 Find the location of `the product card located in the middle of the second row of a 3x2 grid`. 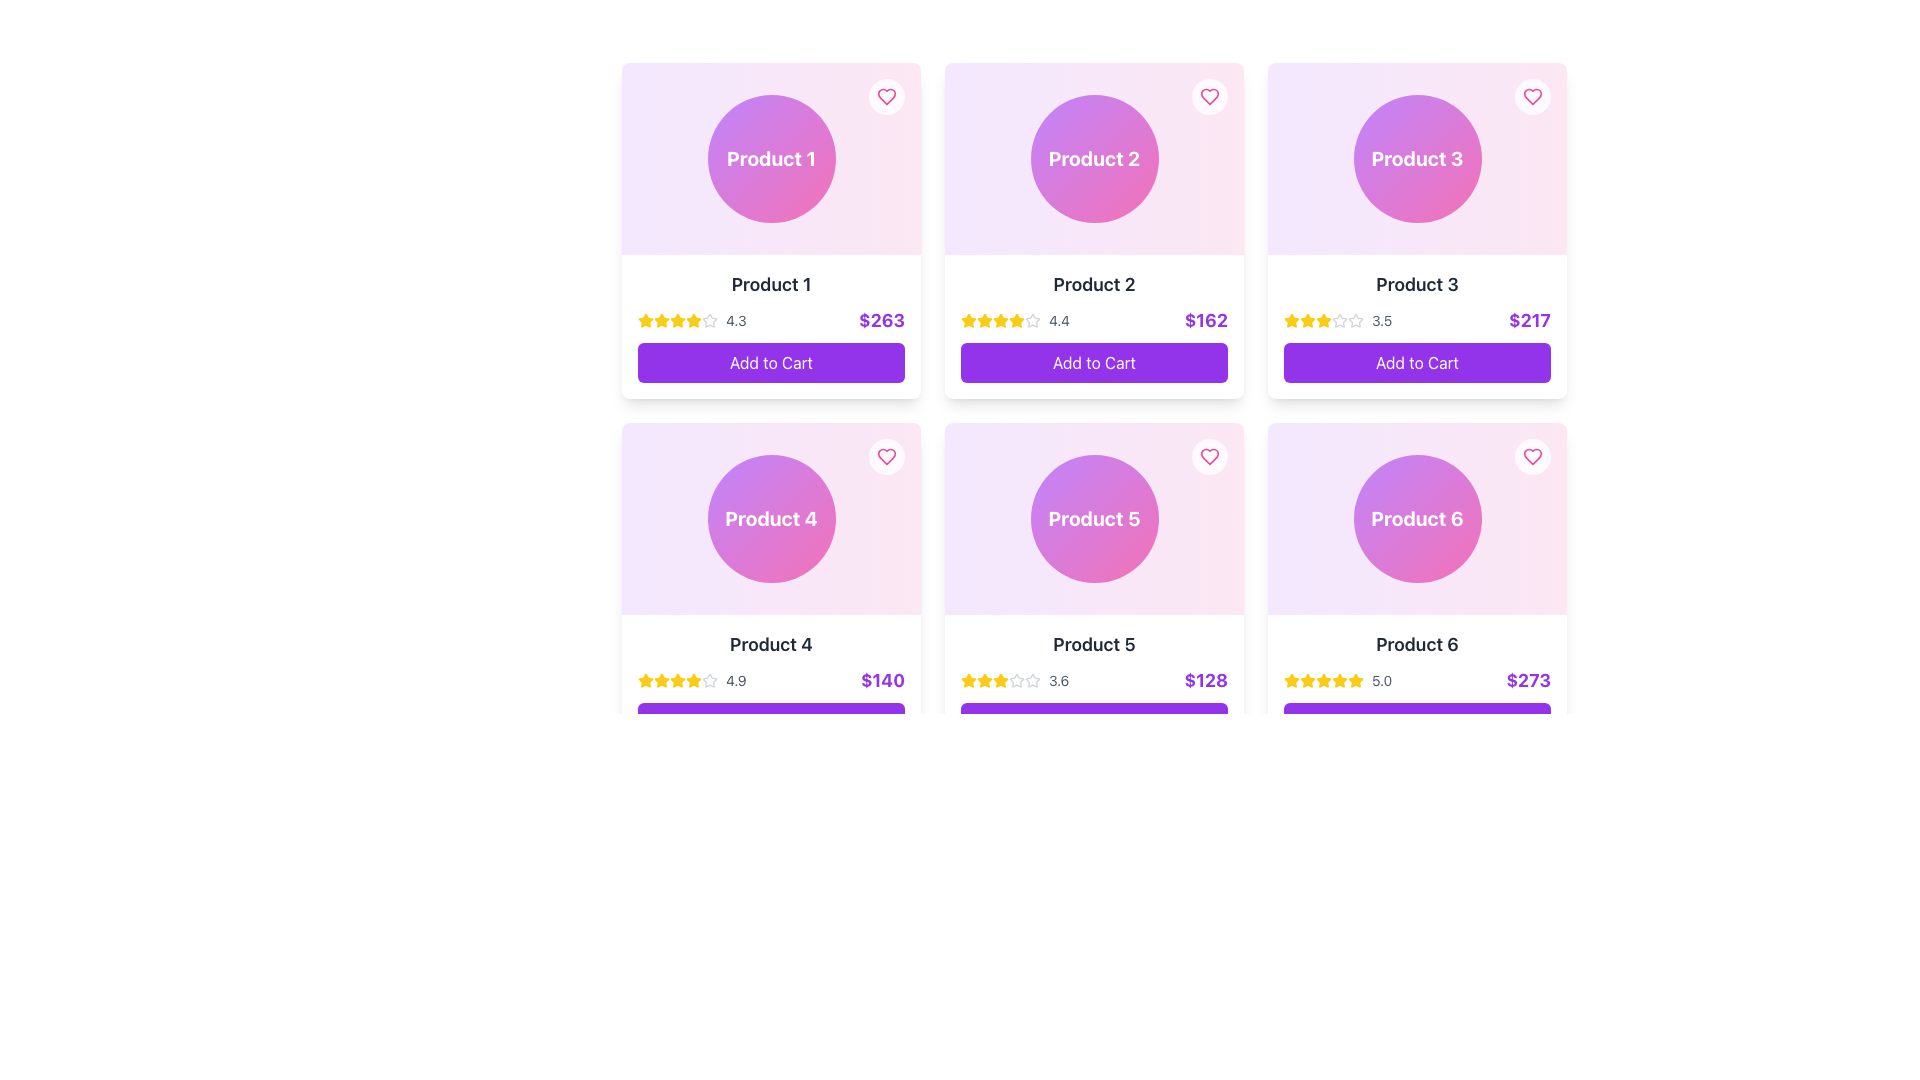

the product card located in the middle of the second row of a 3x2 grid is located at coordinates (1093, 685).